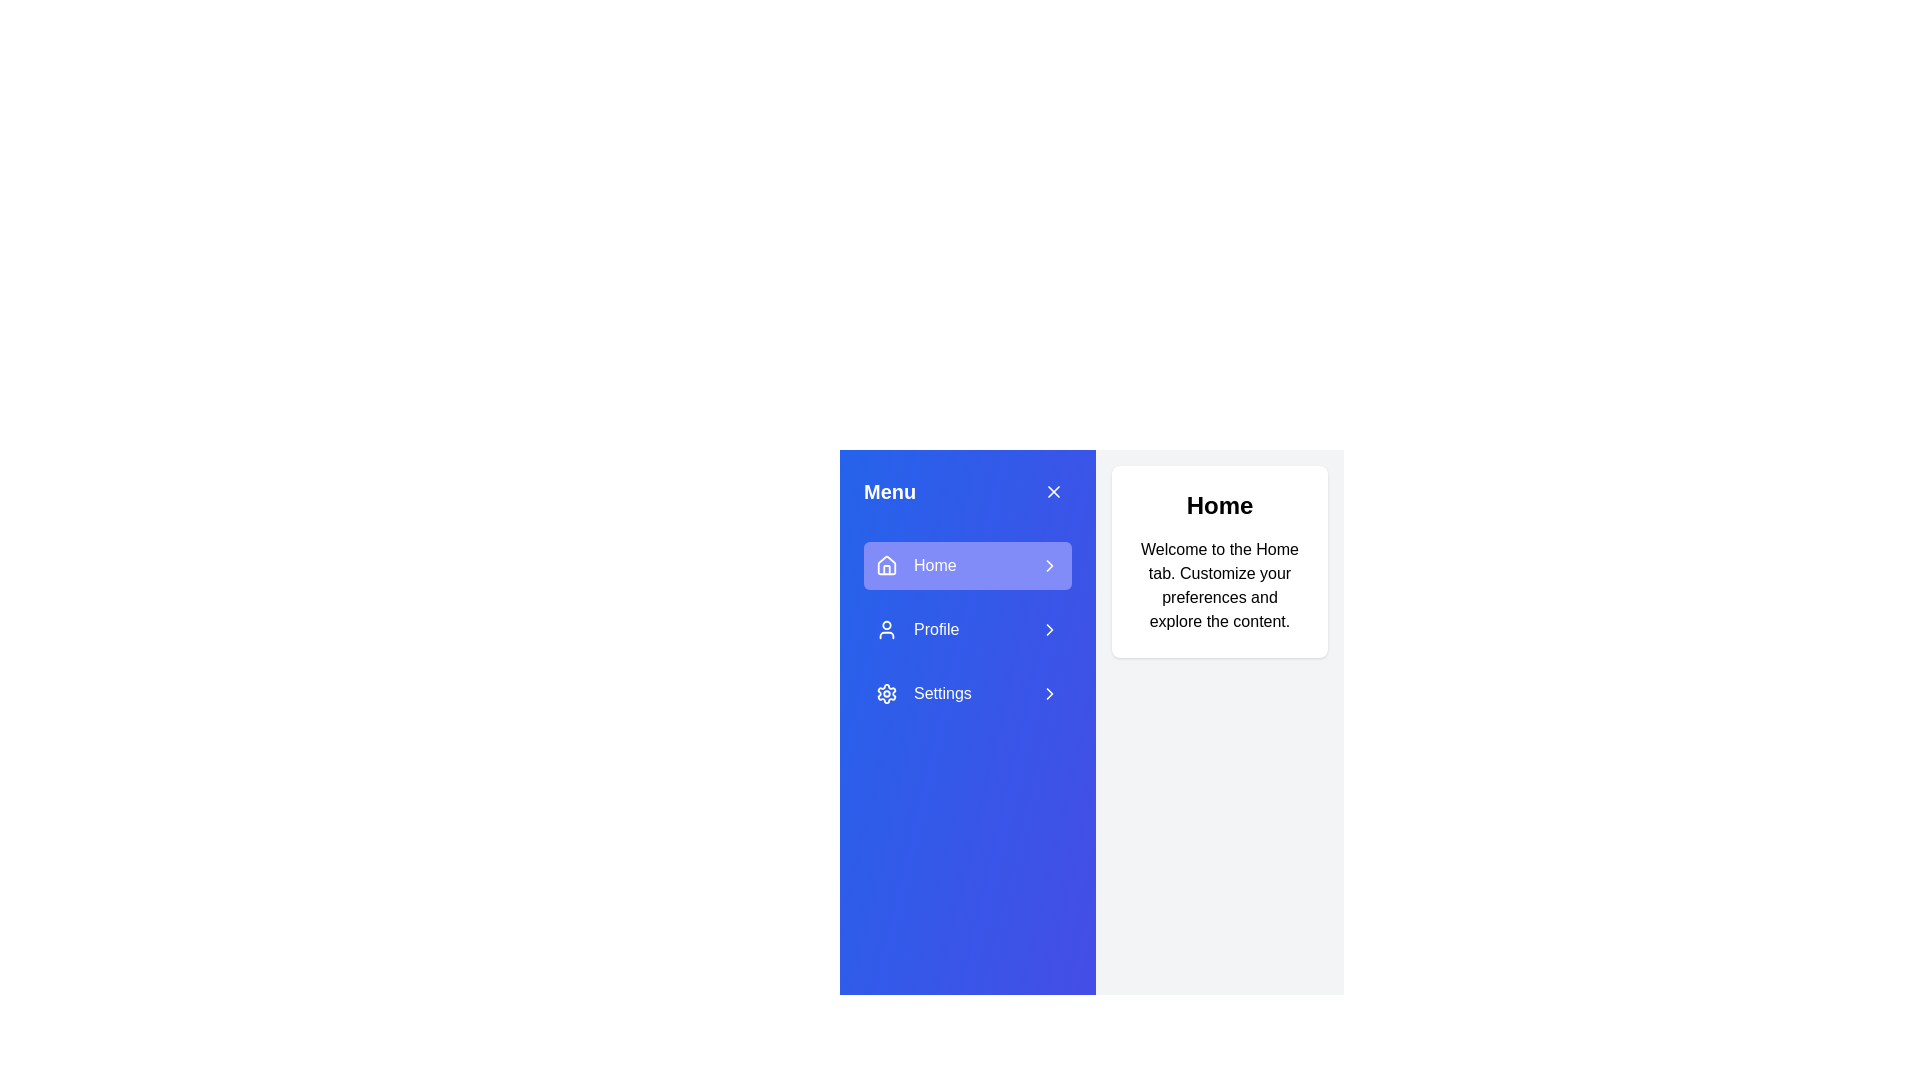 The width and height of the screenshot is (1920, 1080). Describe the element at coordinates (1049, 628) in the screenshot. I see `the small chevron-right icon located on the far-right side of the 'Profile' item within the blue background of the menu panel` at that location.